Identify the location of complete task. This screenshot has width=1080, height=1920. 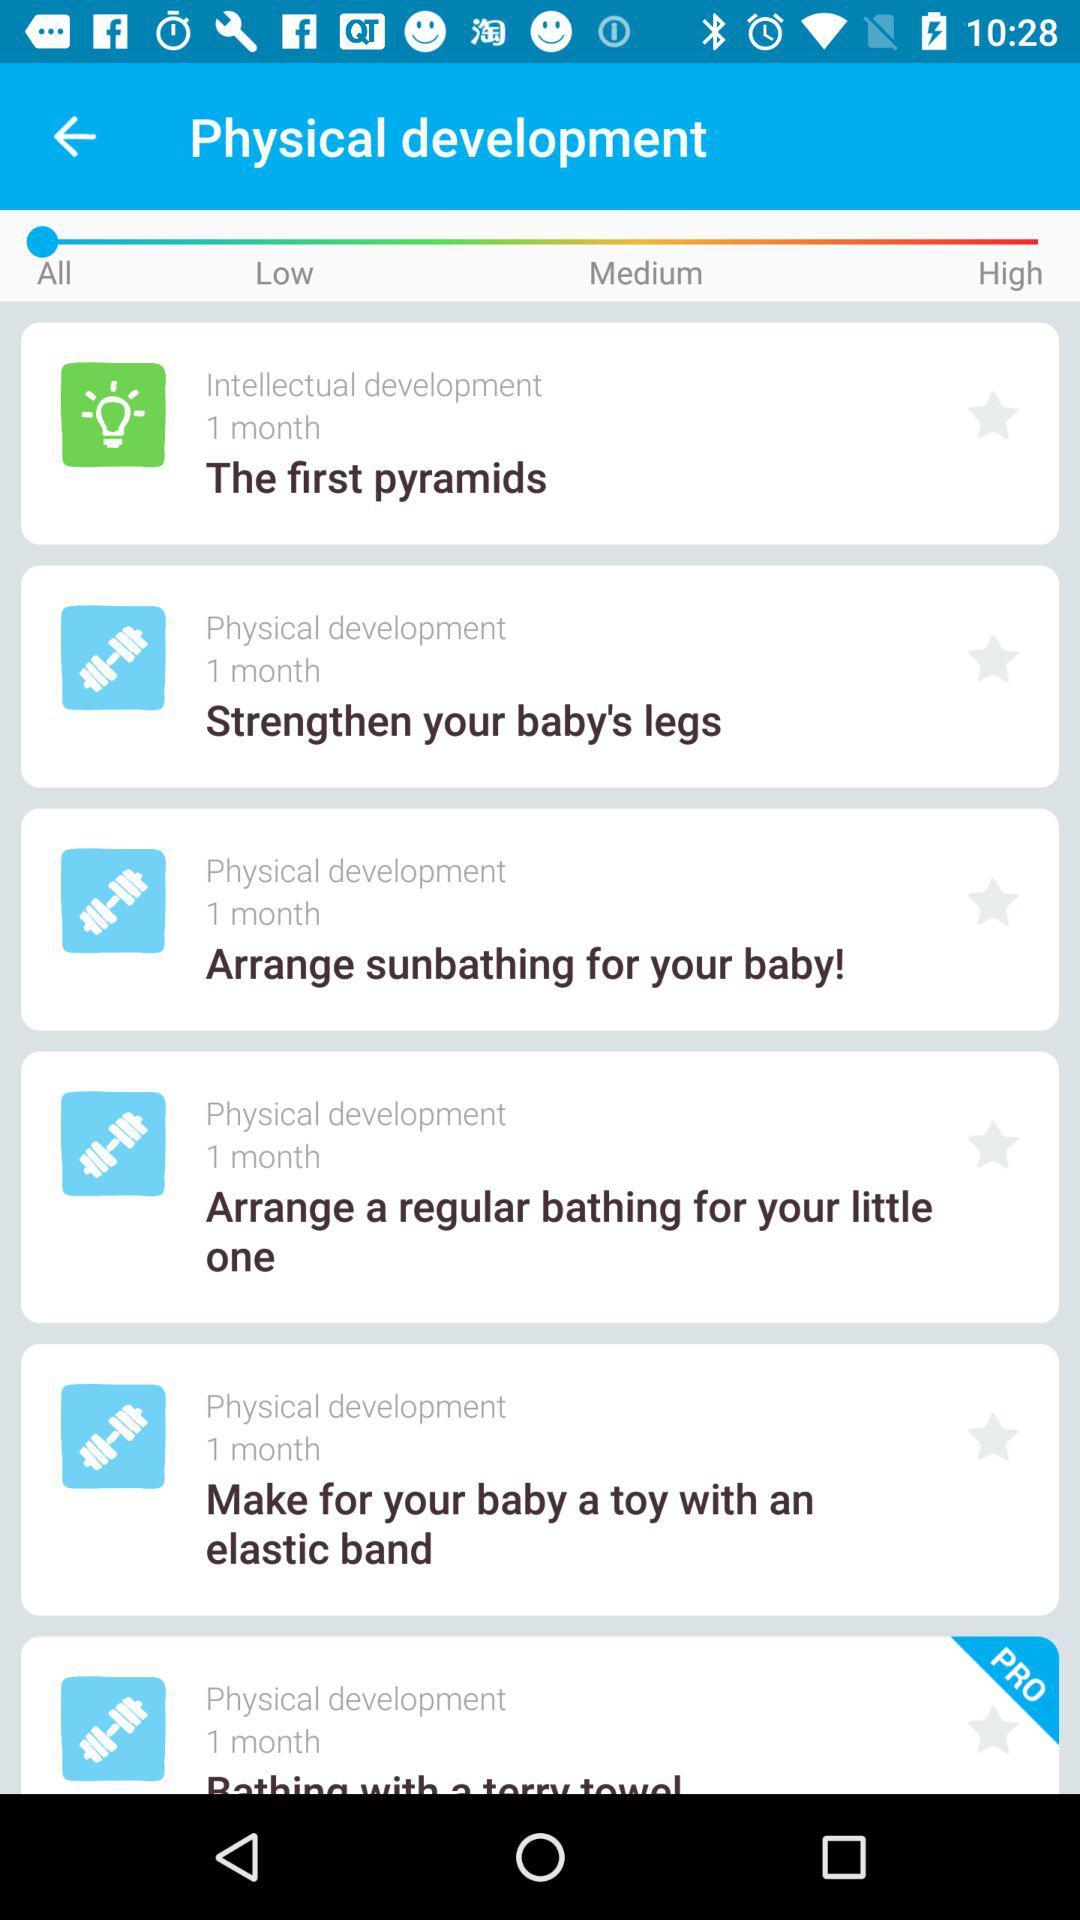
(993, 900).